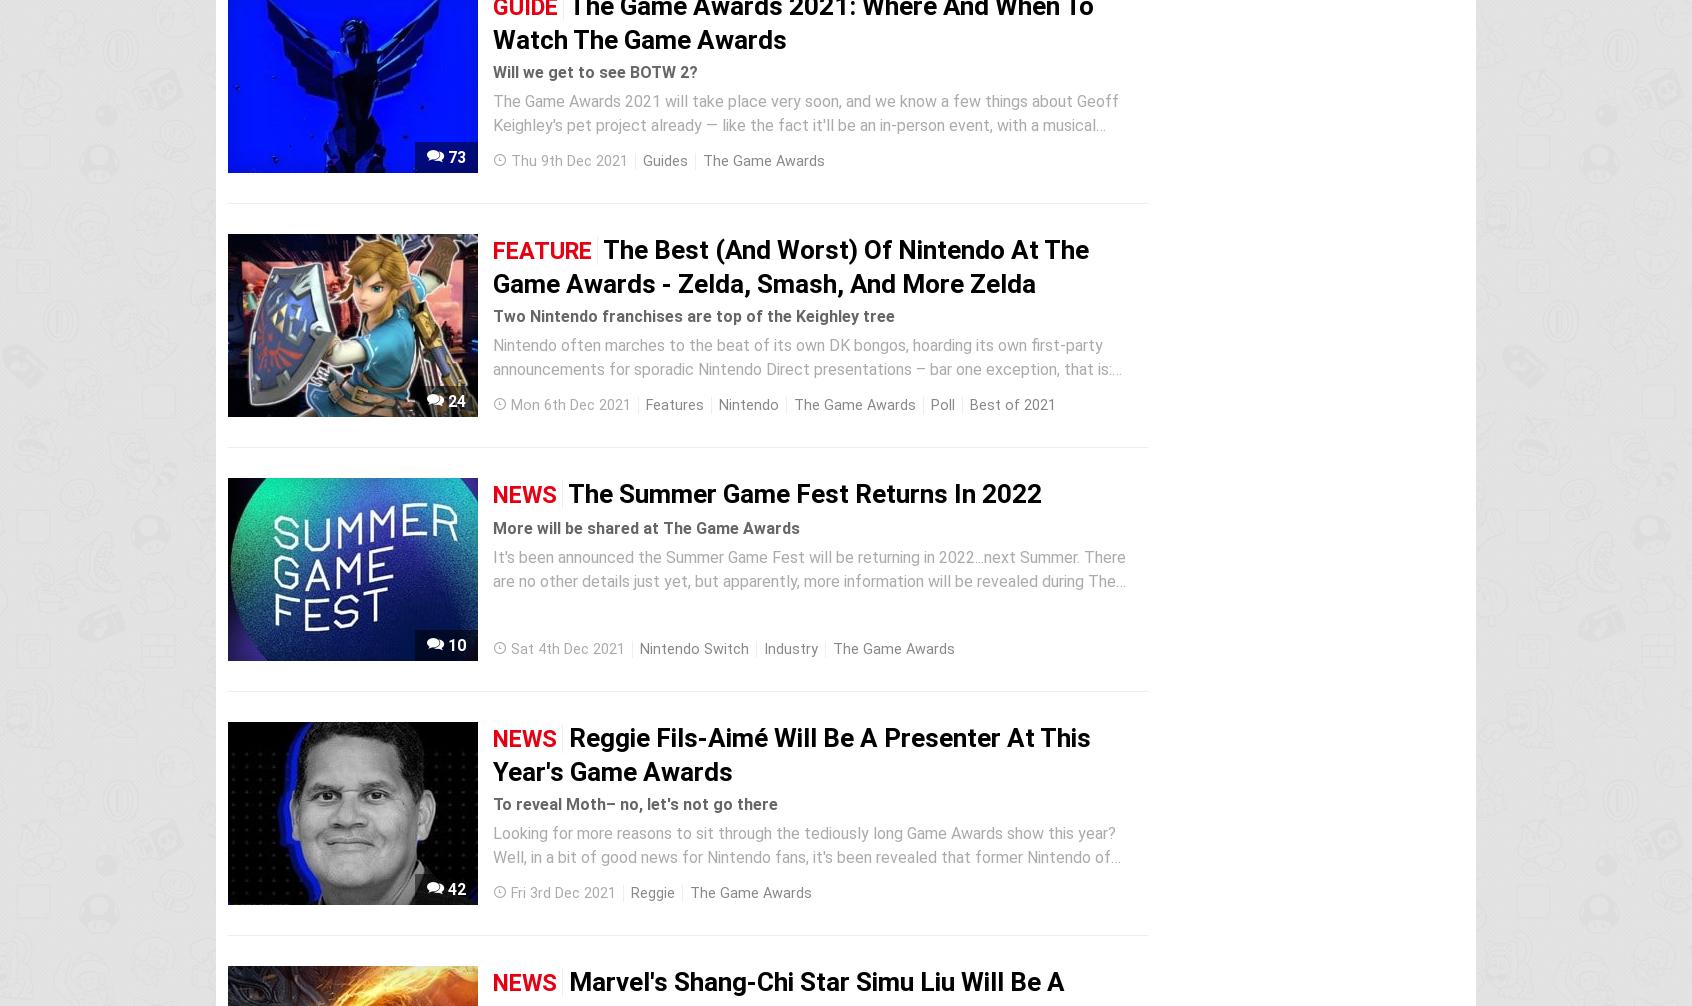 The image size is (1692, 1006). What do you see at coordinates (791, 265) in the screenshot?
I see `'The Best (And Worst) Of Nintendo At The Game Awards - Zelda, Smash, And More Zelda'` at bounding box center [791, 265].